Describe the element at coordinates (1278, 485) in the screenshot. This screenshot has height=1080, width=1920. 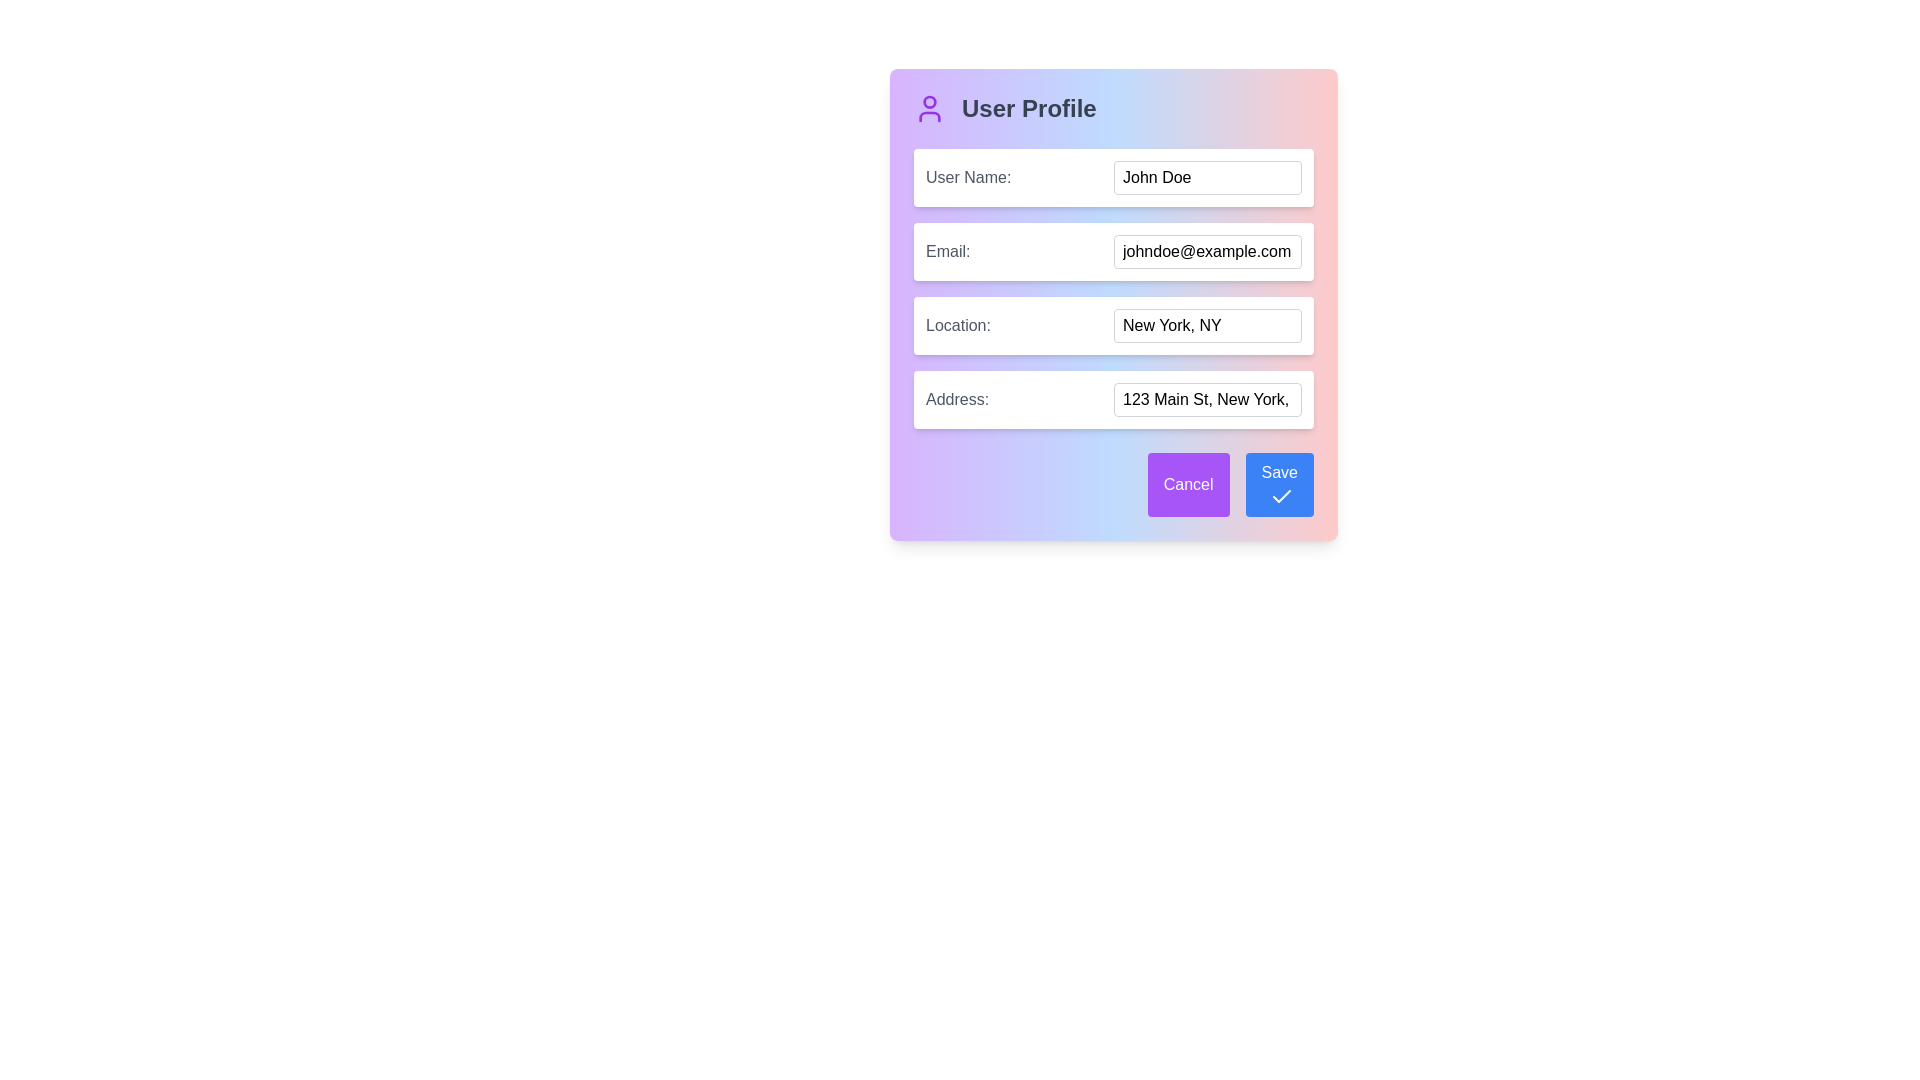
I see `the save button located at the bottom-right corner of the form` at that location.